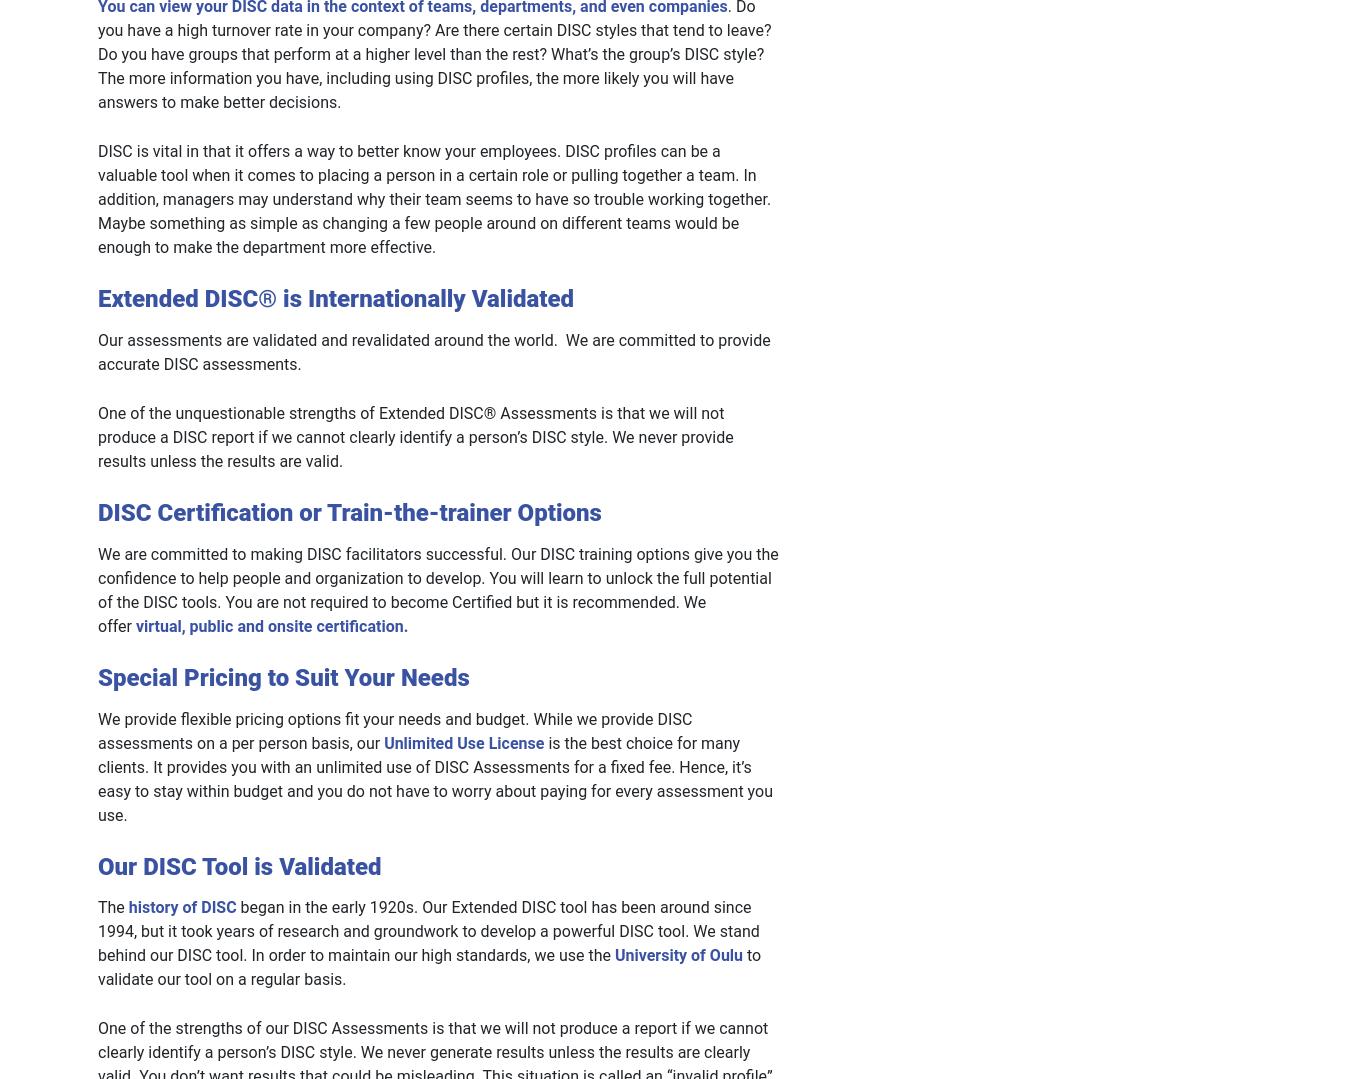  Describe the element at coordinates (427, 931) in the screenshot. I see `'began in the early 1920s. Our Extended DISC tool has been around since 1994, but it took years of research and groundwork to develop a powerful DISC tool. We stand behind our DISC tool. In order to maintain our high standards, we use the'` at that location.